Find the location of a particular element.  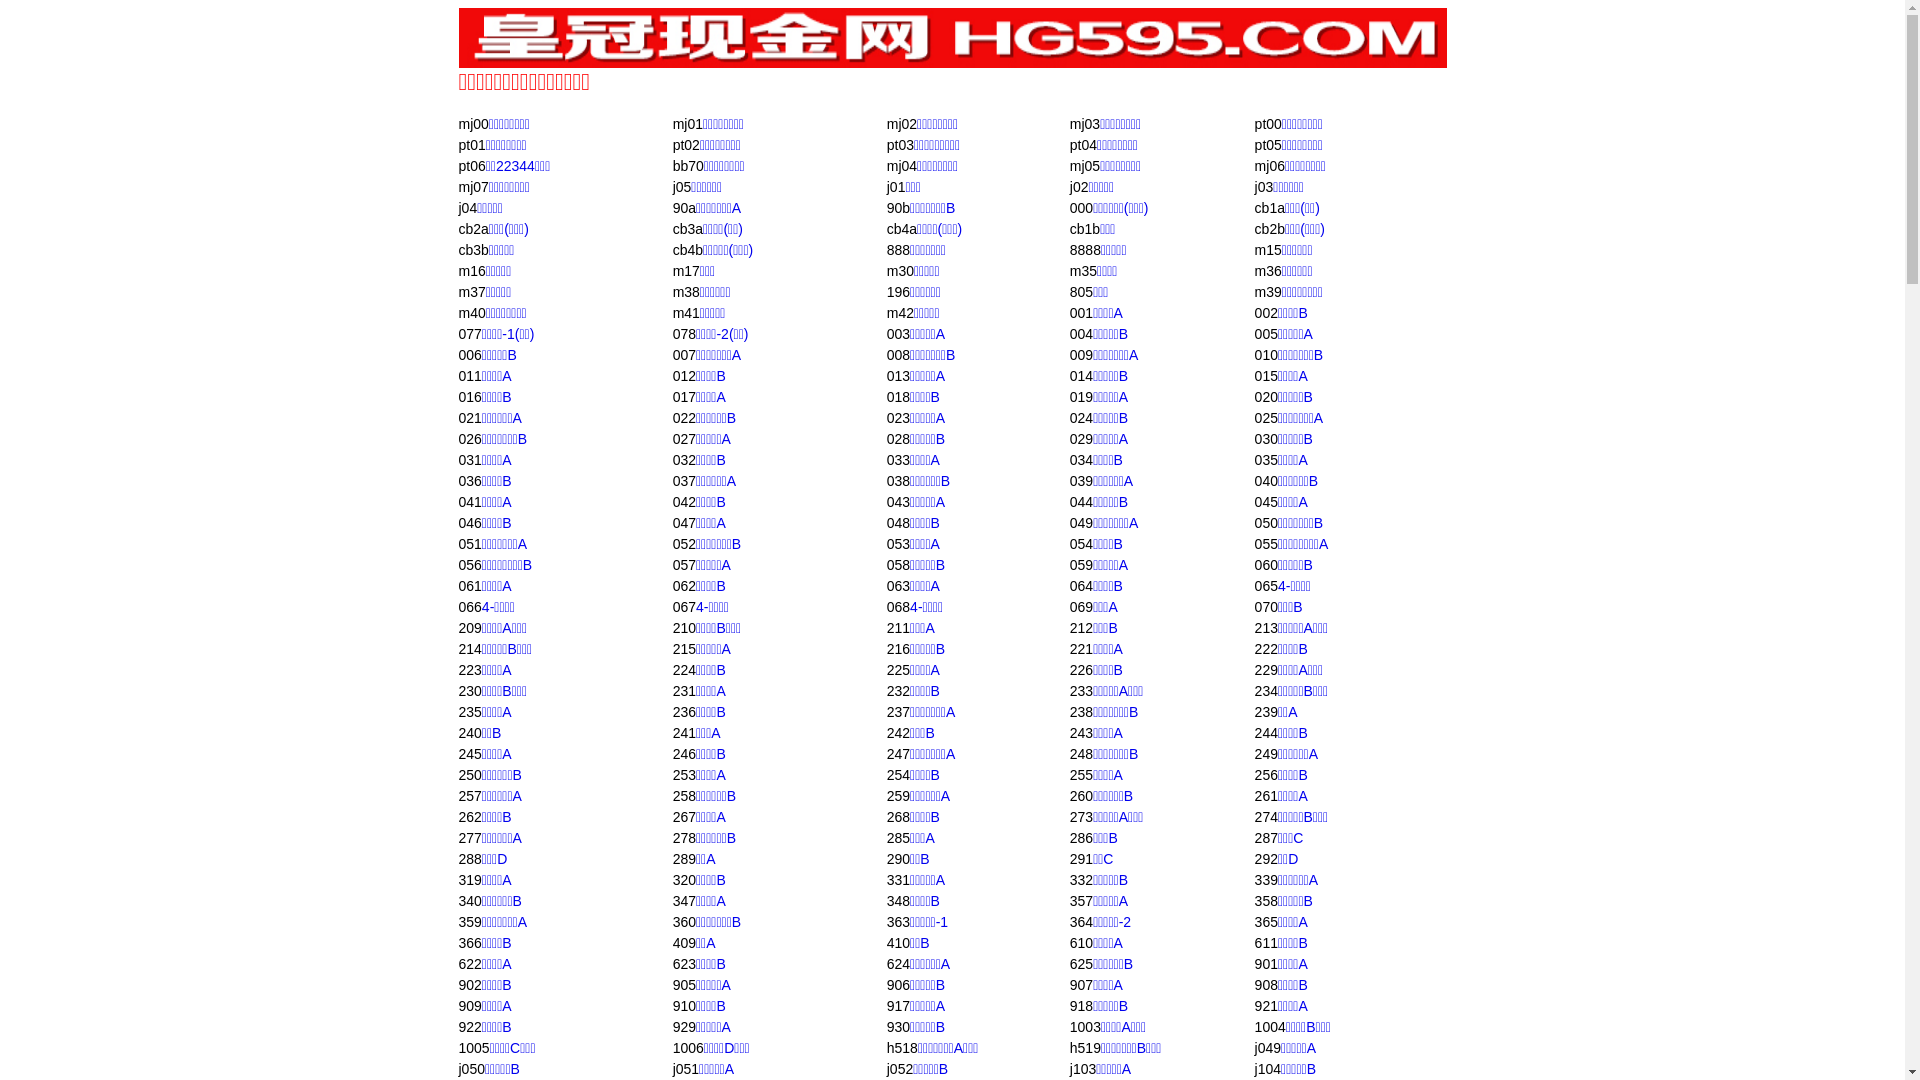

'908' is located at coordinates (1265, 983).